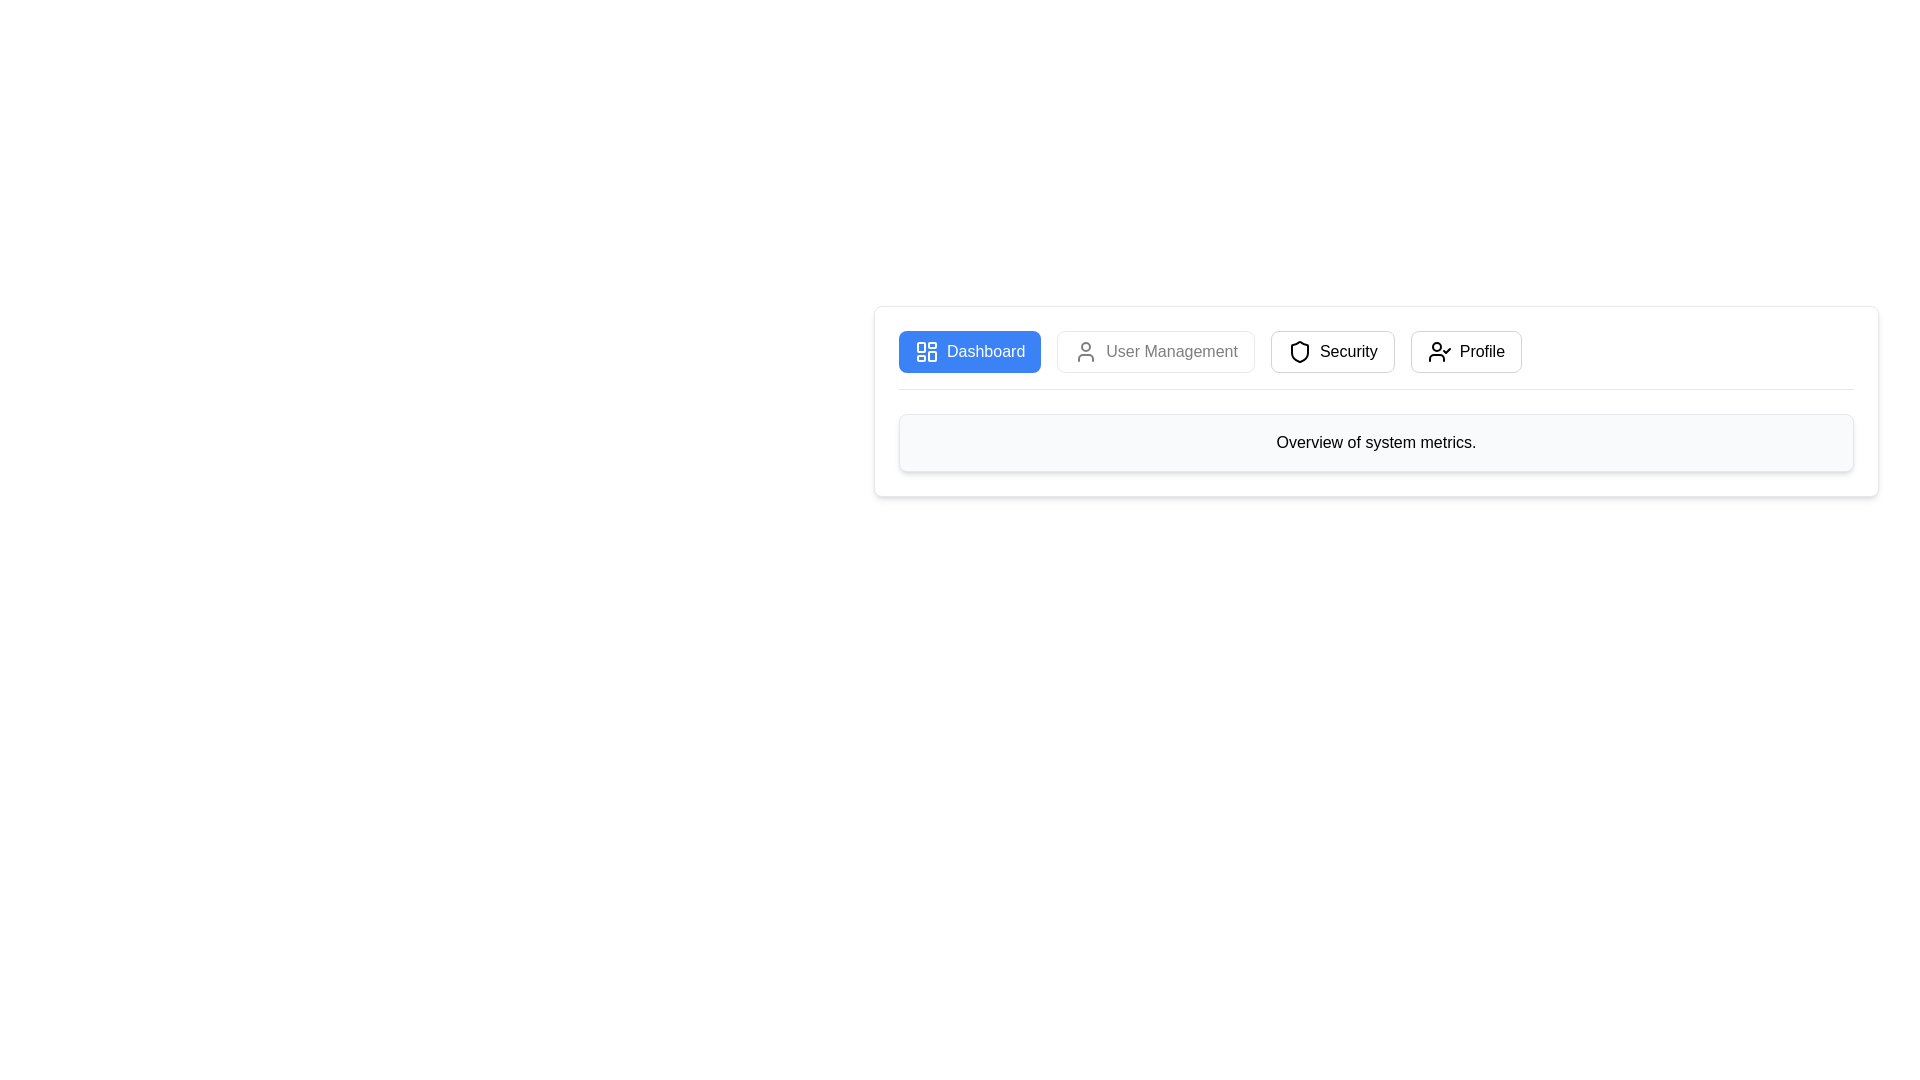 The width and height of the screenshot is (1920, 1080). Describe the element at coordinates (1375, 360) in the screenshot. I see `the buttons in the Navigation bar using keyboard navigation` at that location.